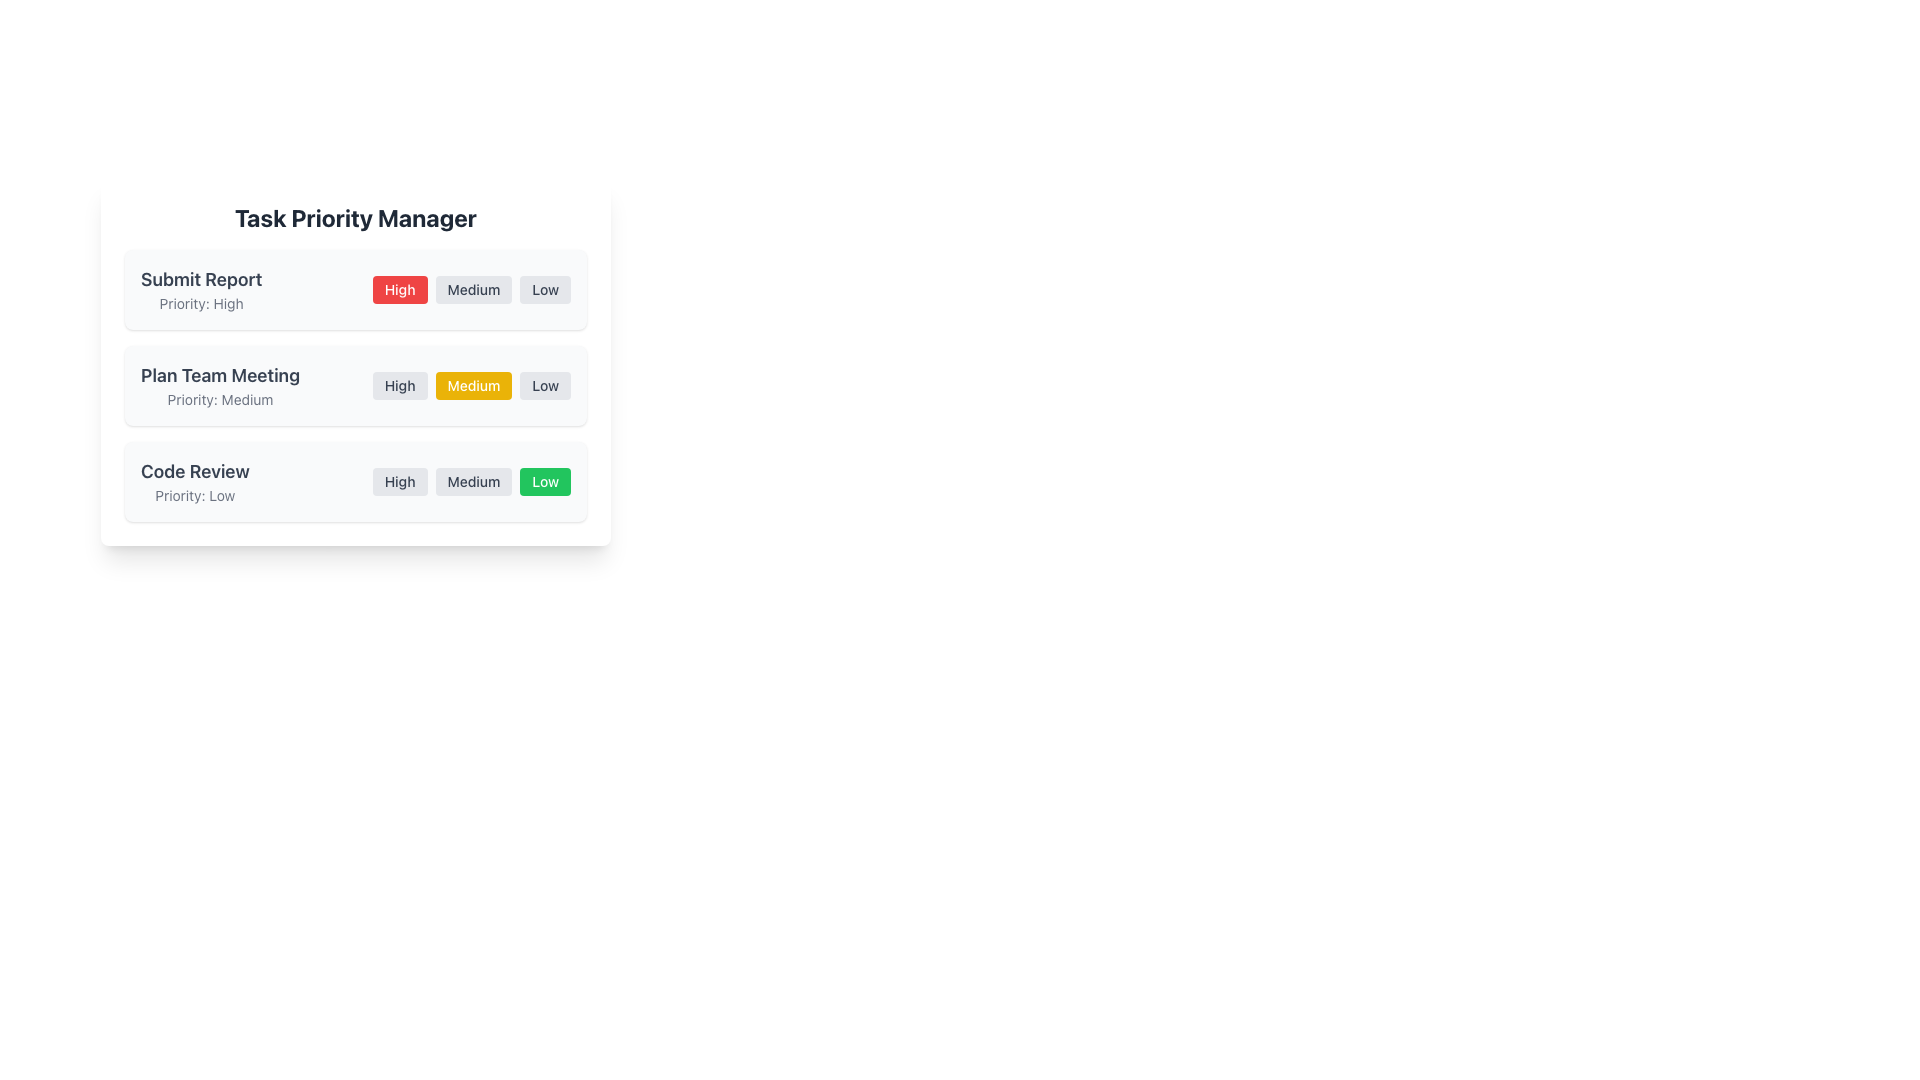 The image size is (1920, 1080). What do you see at coordinates (400, 482) in the screenshot?
I see `the 'High' priority button, which is a rectangular button with rounded corners located in the 'Code Review' section of the 'Task Priority Manager' interface` at bounding box center [400, 482].